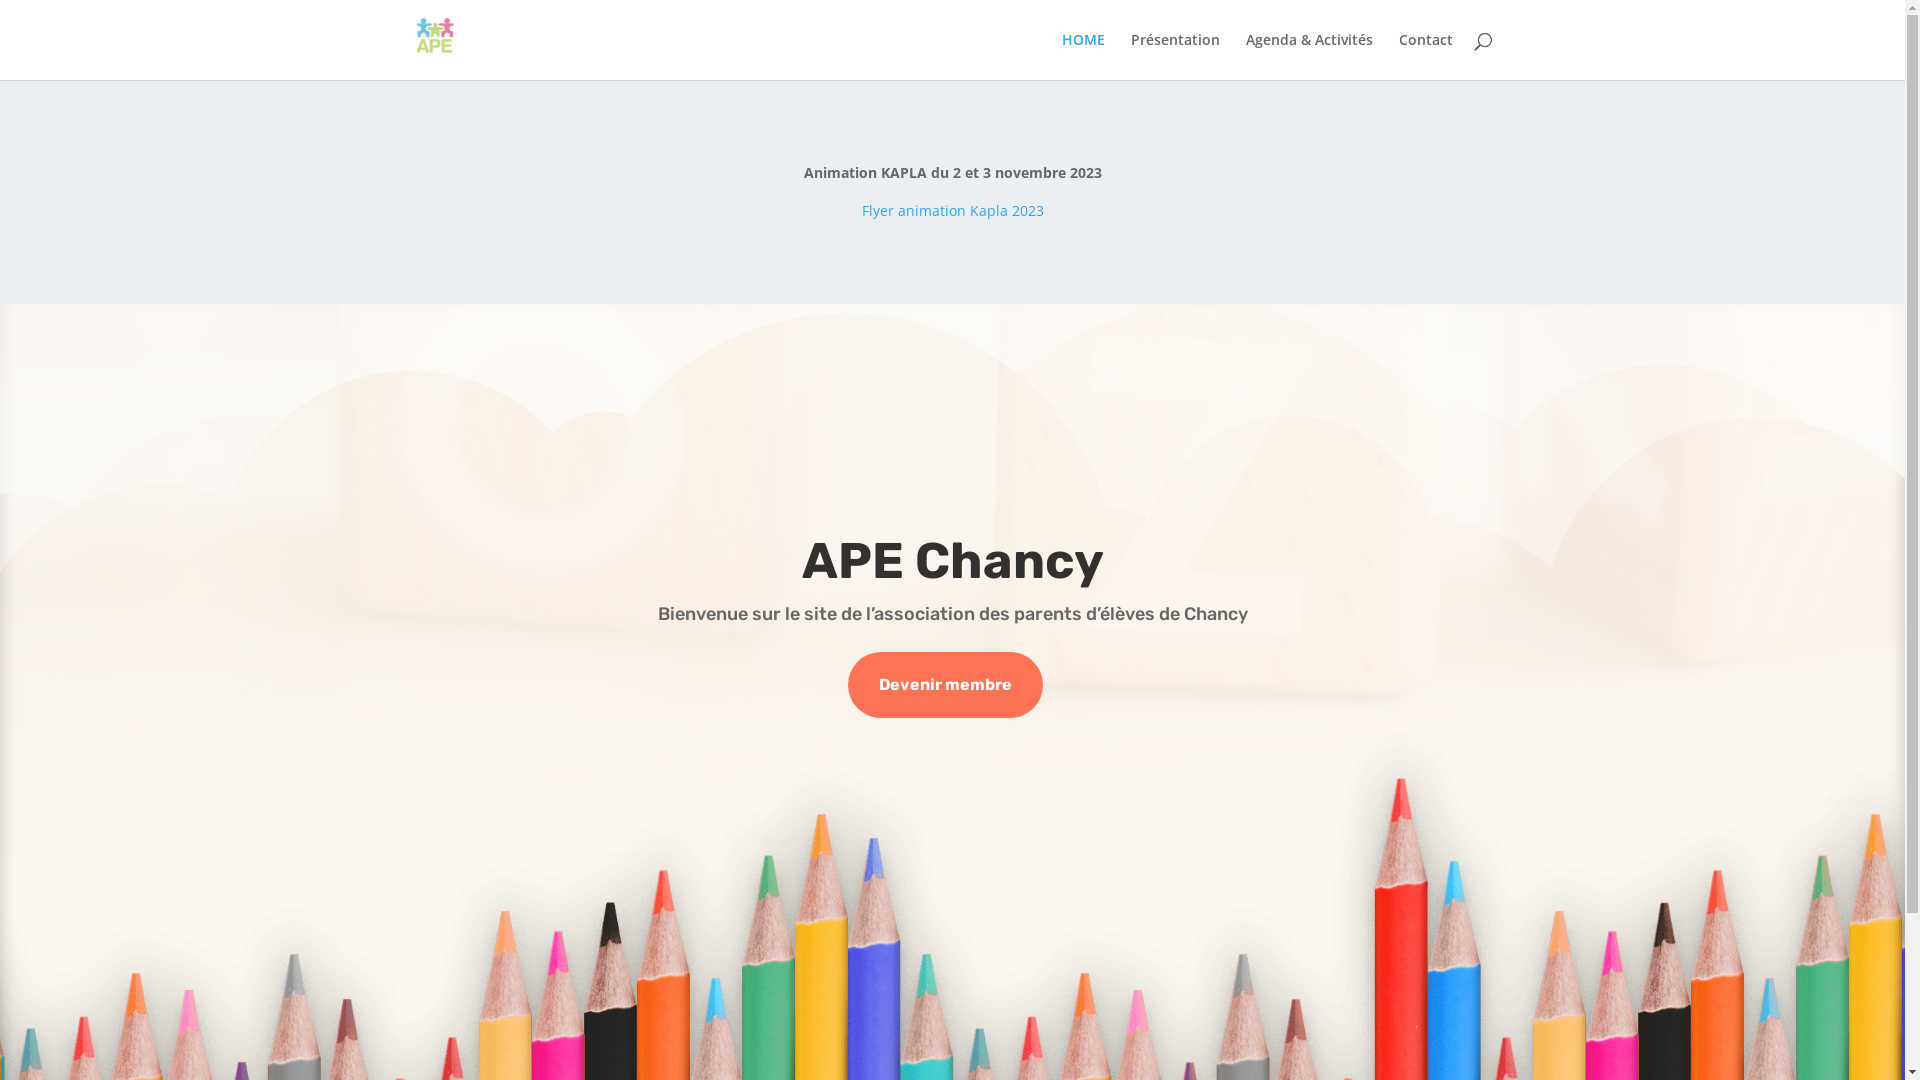 This screenshot has height=1080, width=1920. I want to click on 'HOME', so click(1082, 55).